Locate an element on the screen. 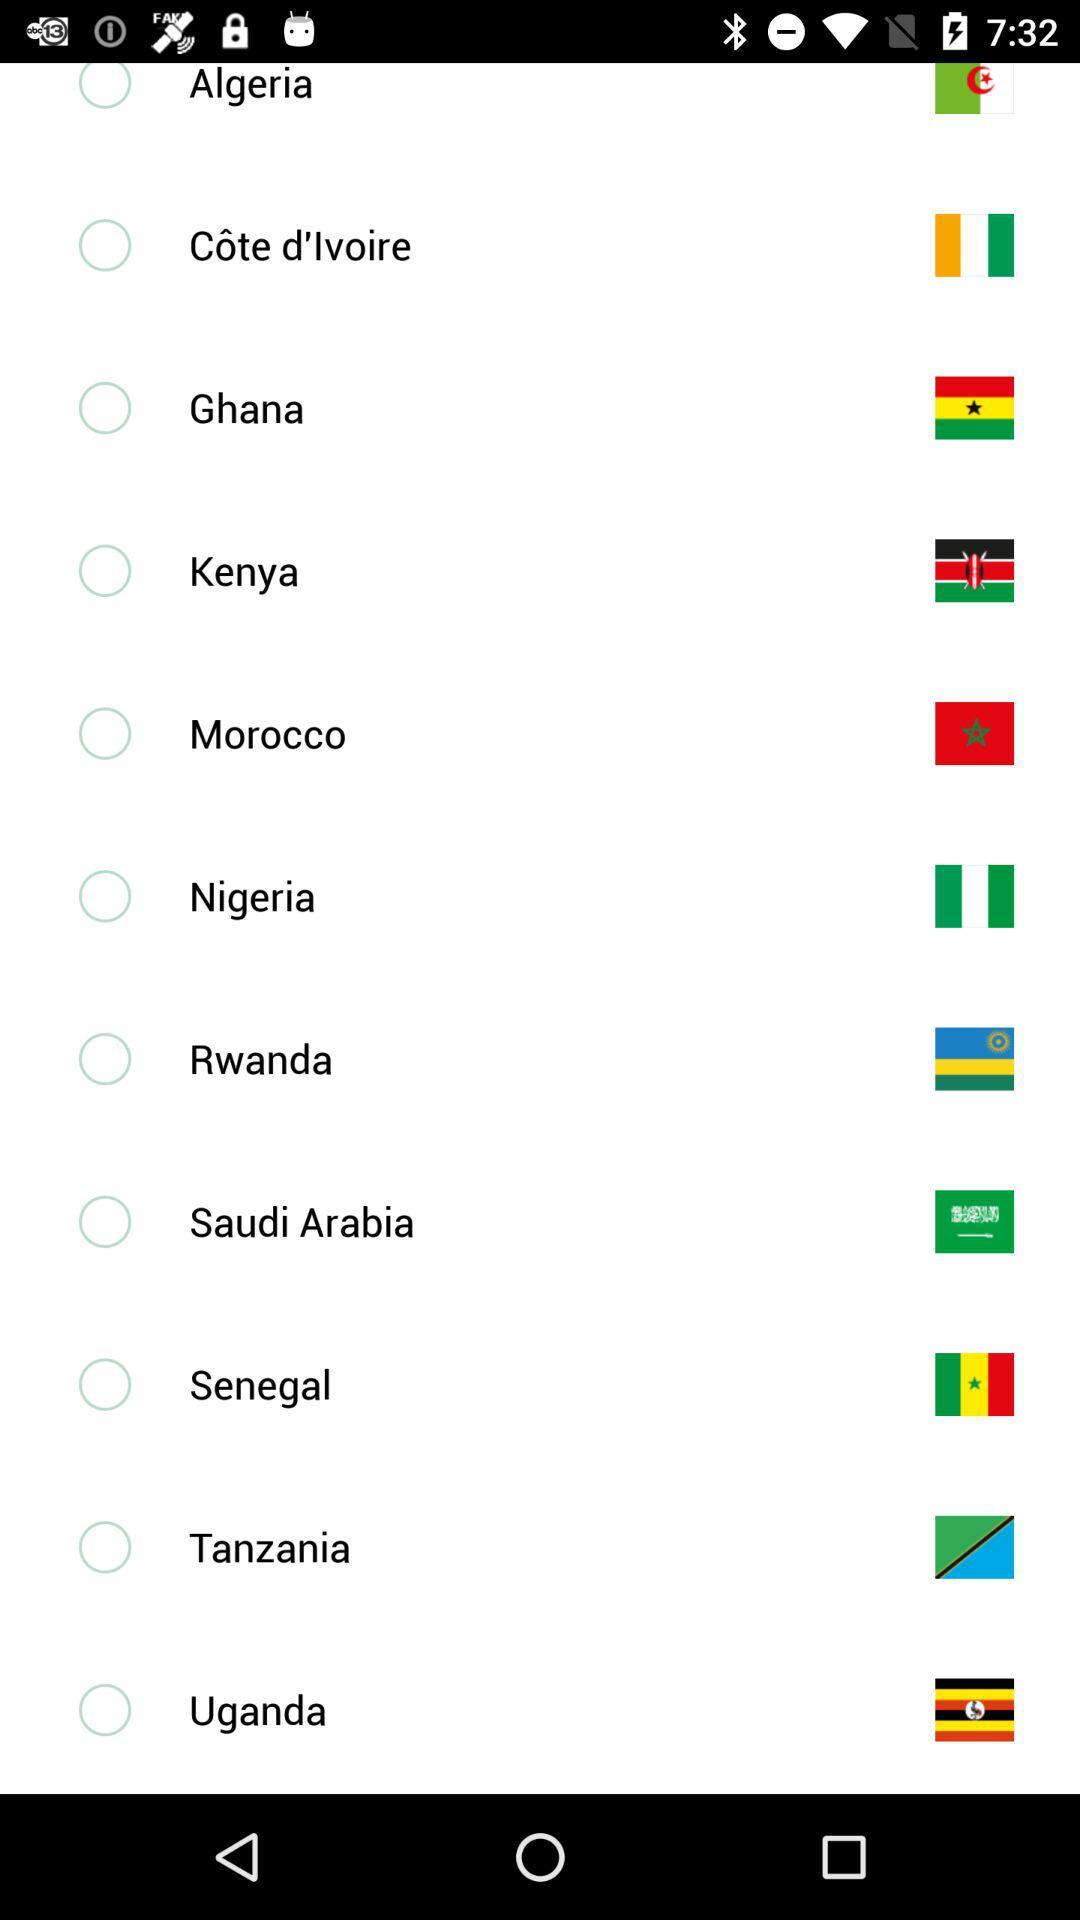 Image resolution: width=1080 pixels, height=1920 pixels. the senegal is located at coordinates (528, 1383).